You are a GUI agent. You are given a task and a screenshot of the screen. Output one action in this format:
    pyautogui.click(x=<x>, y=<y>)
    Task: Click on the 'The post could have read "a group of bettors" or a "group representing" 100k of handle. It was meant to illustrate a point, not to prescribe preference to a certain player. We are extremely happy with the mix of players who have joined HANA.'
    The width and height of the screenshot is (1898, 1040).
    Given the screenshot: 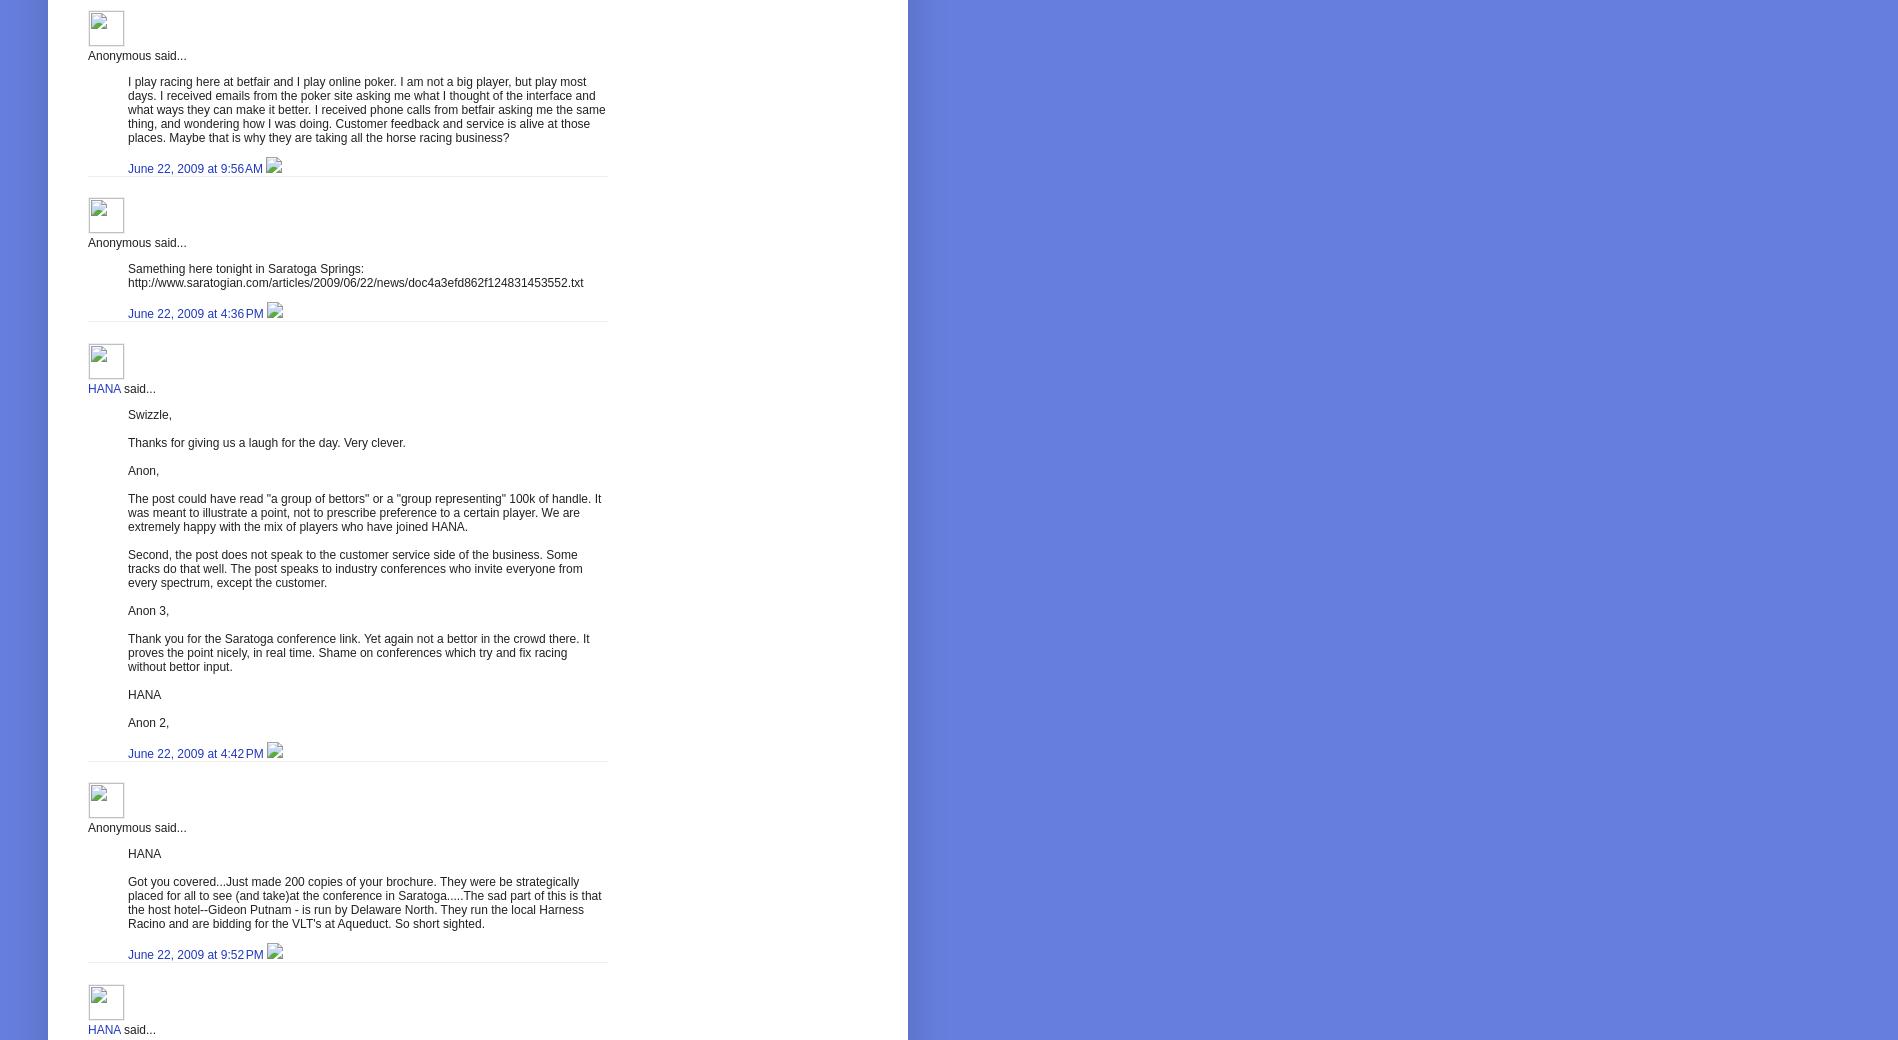 What is the action you would take?
    pyautogui.click(x=364, y=511)
    